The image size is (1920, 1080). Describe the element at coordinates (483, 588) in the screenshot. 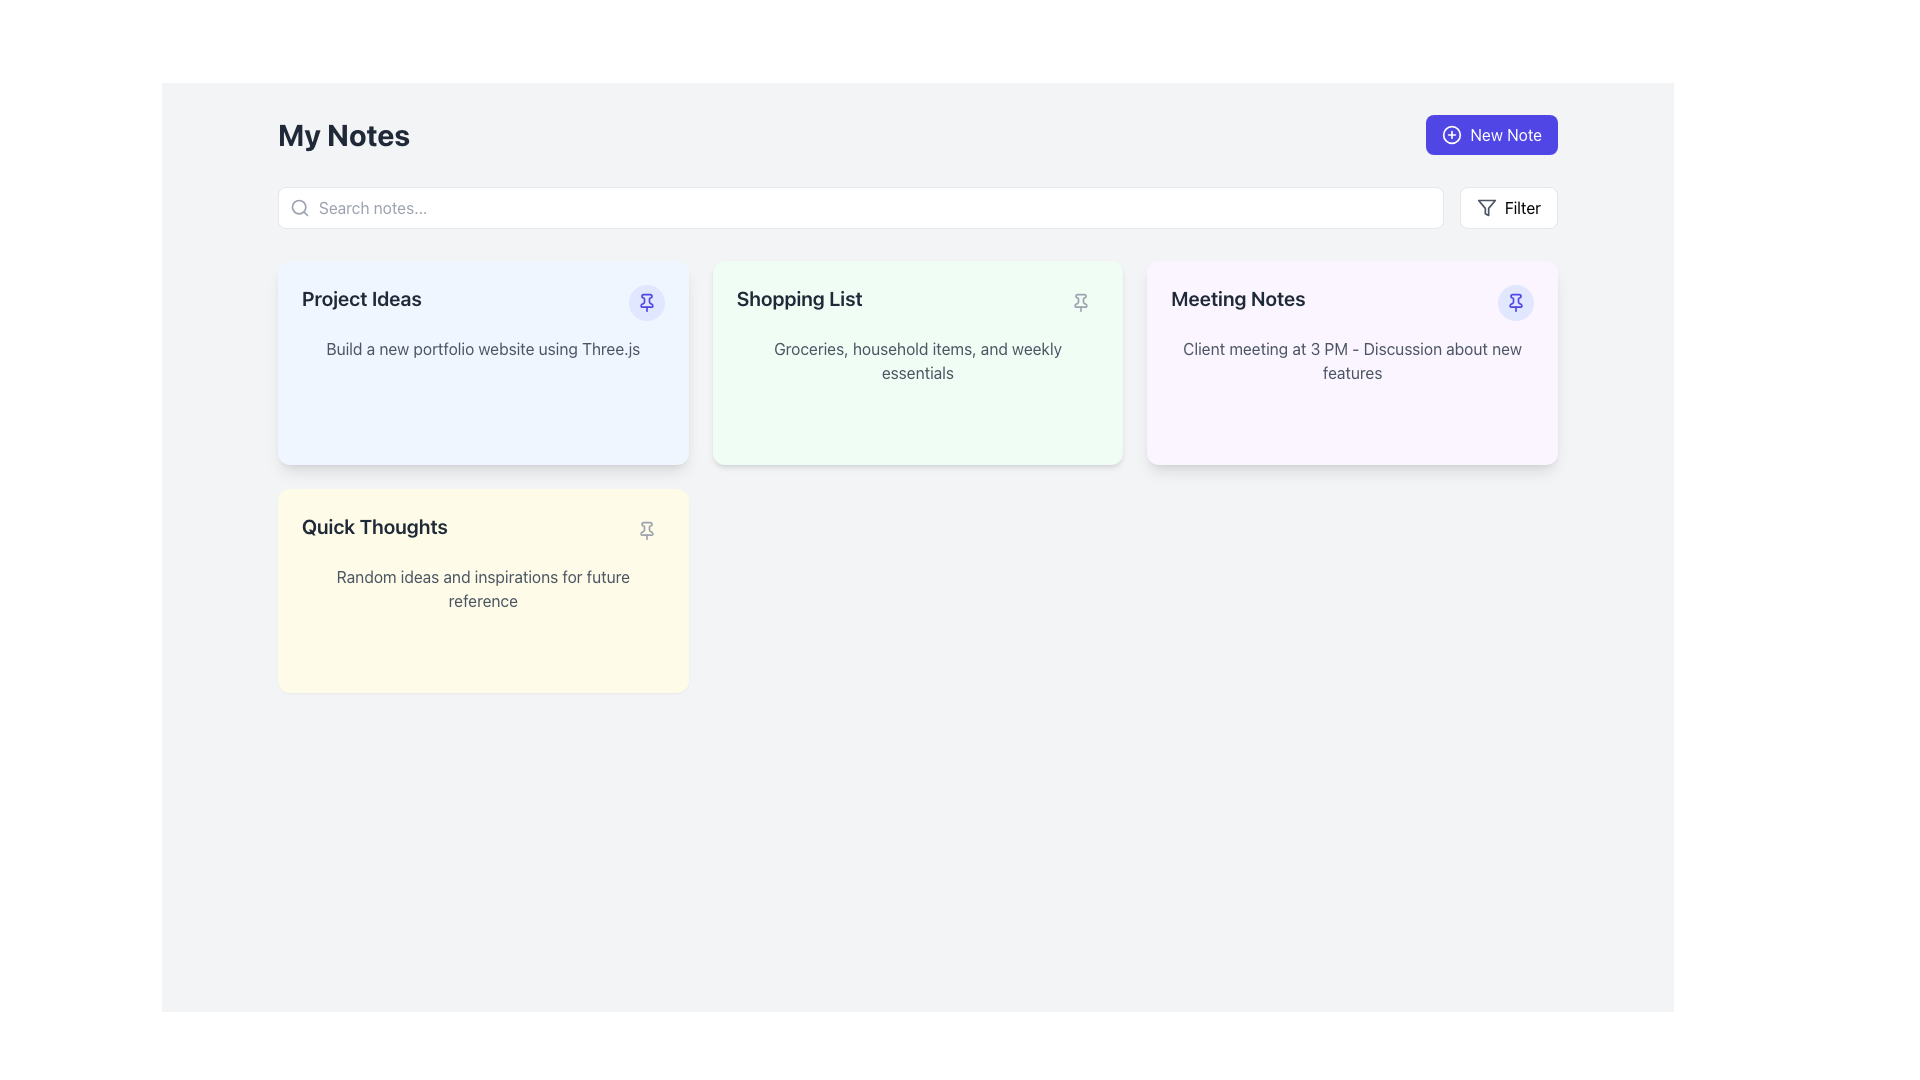

I see `the text element displaying 'Random ideas and inspirations for future reference', located in the 'Quick Thoughts' section below the main title 'Quick Thoughts'` at that location.